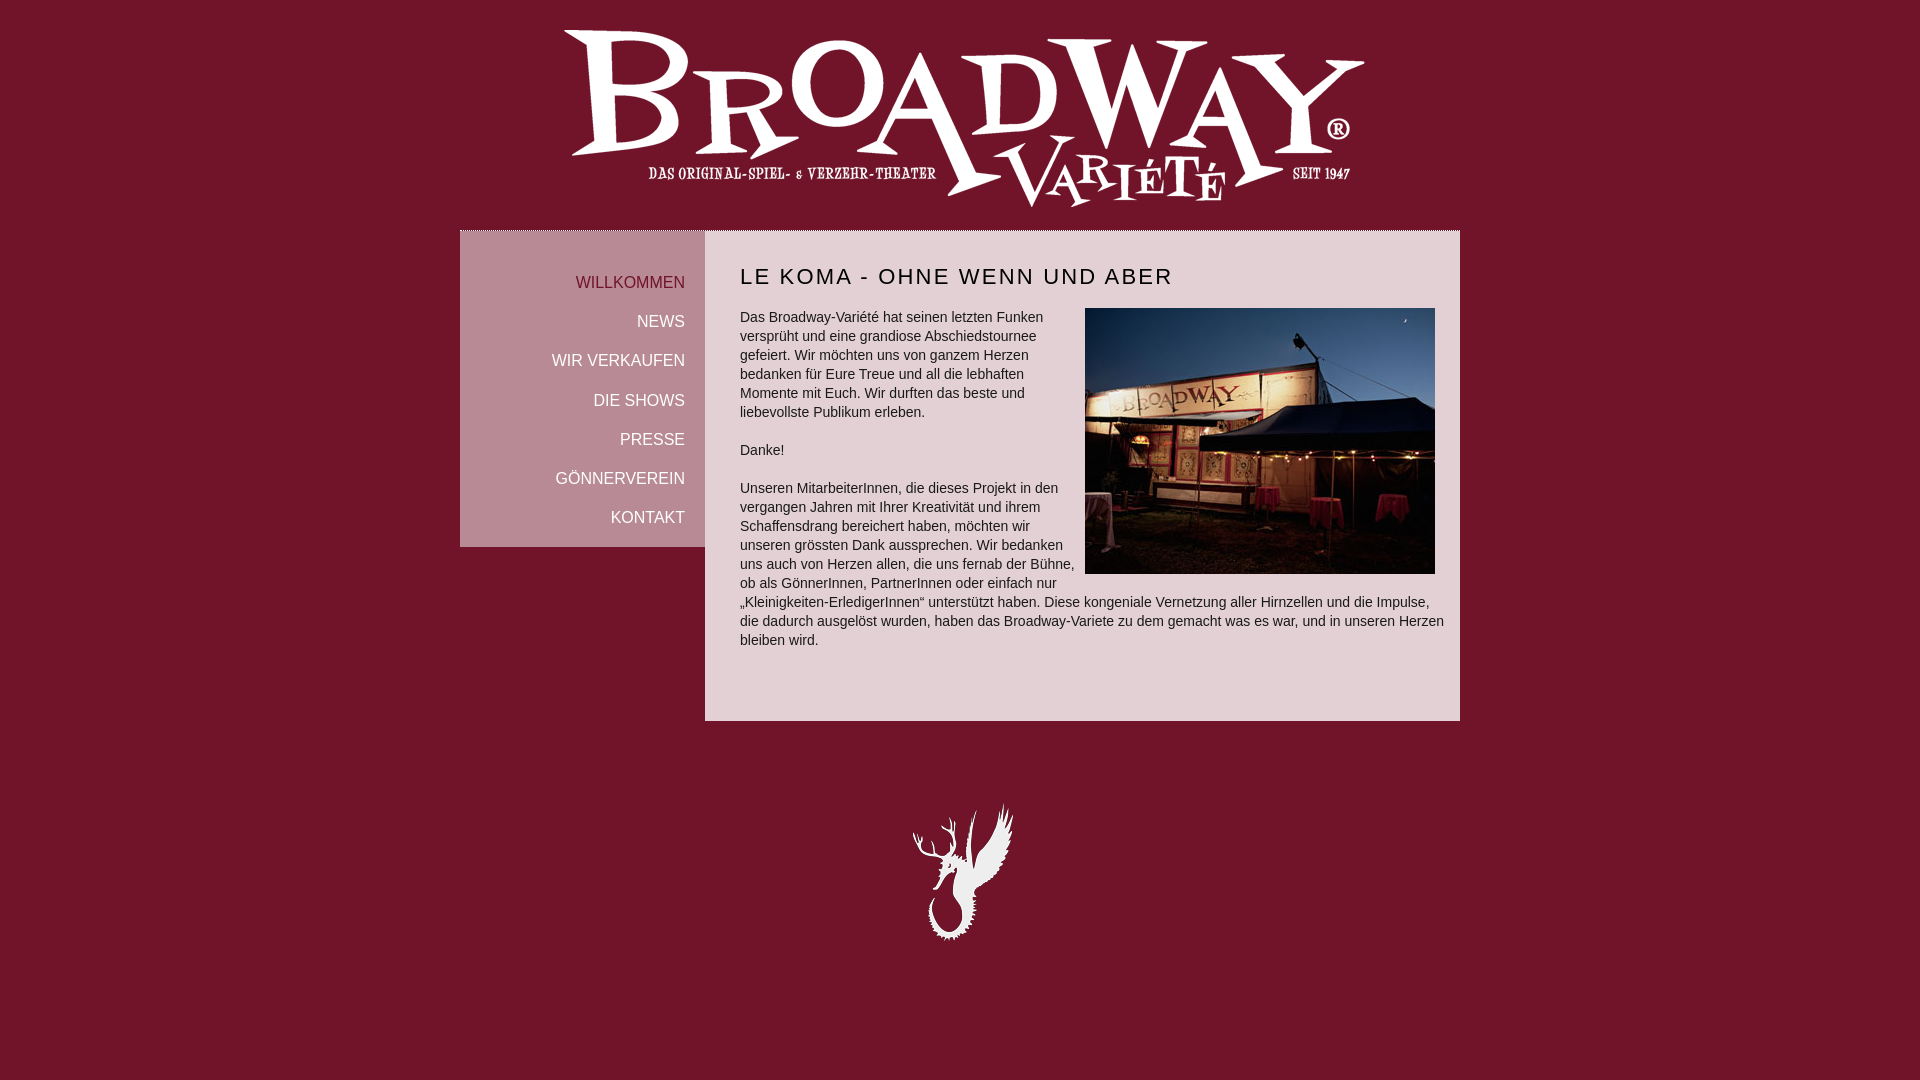 This screenshot has width=1920, height=1080. Describe the element at coordinates (459, 353) in the screenshot. I see `'WIR VERKAUFEN'` at that location.